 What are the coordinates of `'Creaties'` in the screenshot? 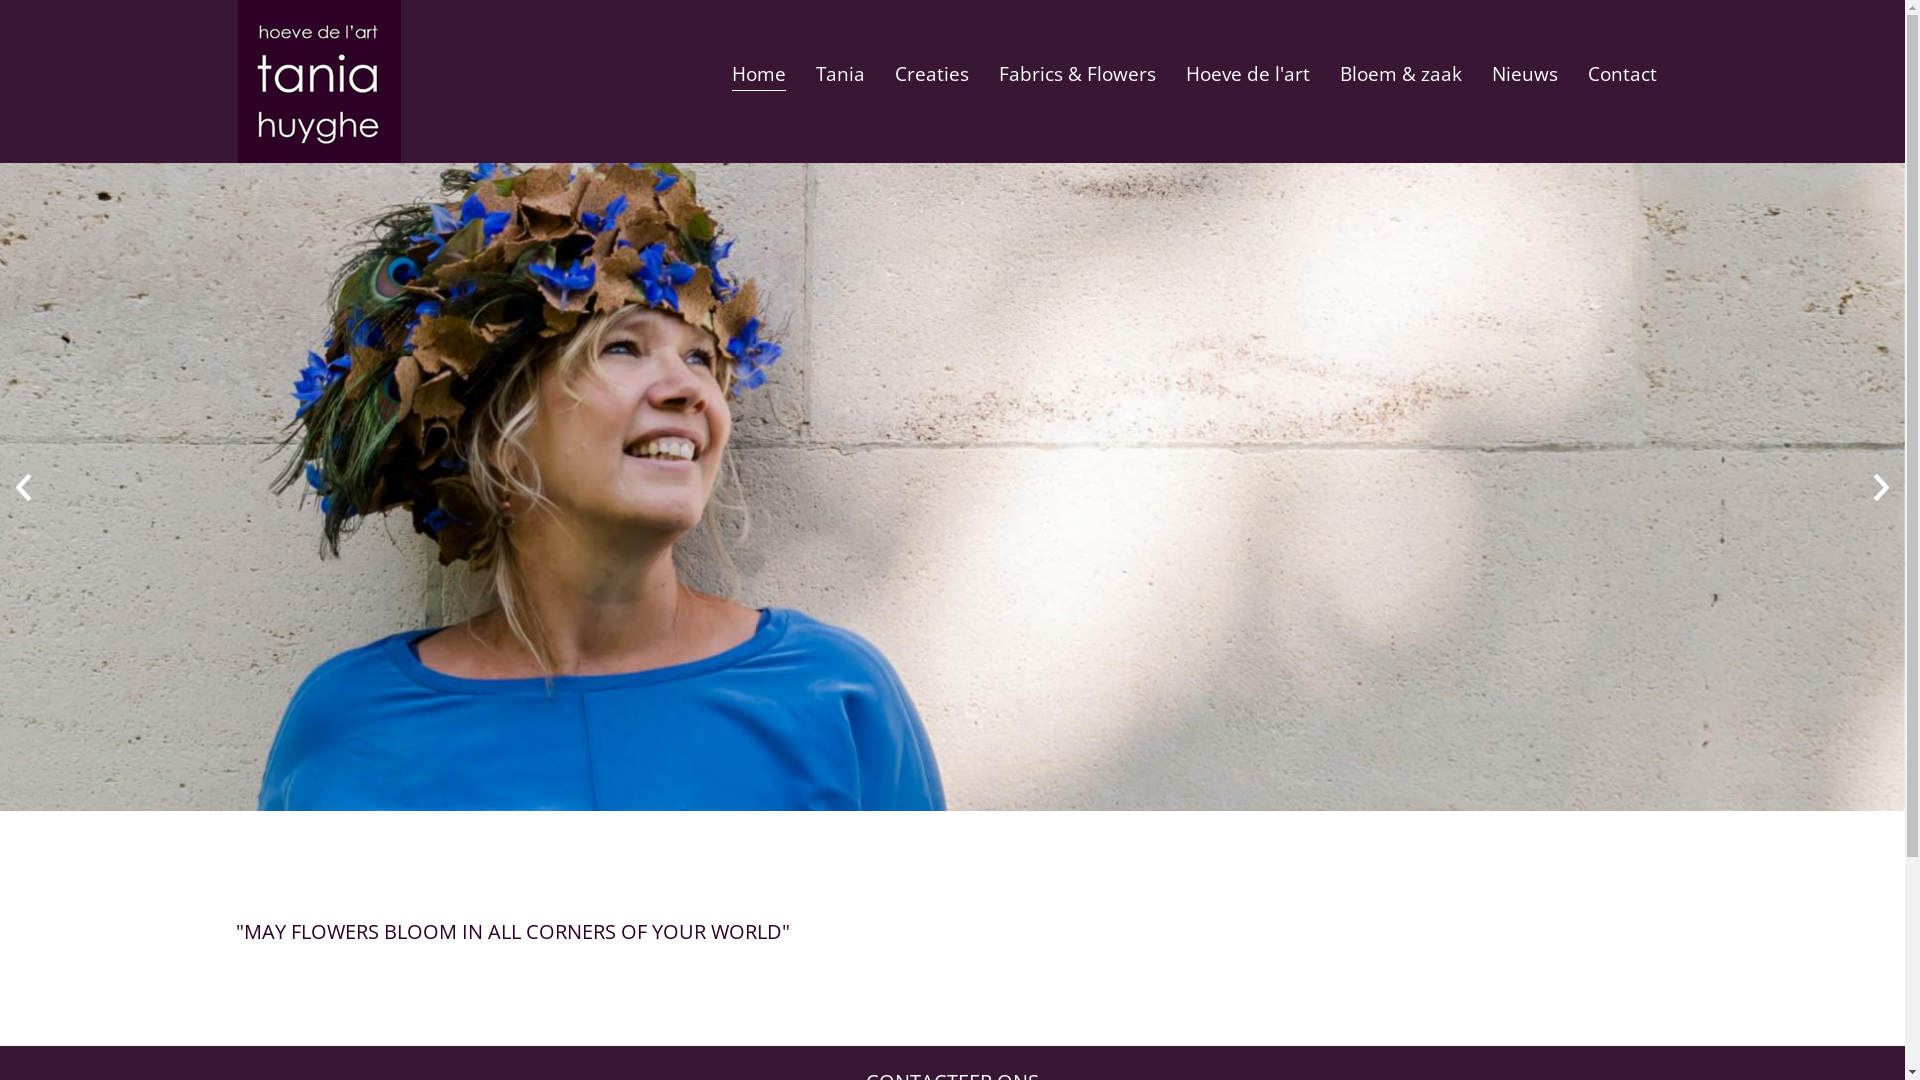 It's located at (930, 70).